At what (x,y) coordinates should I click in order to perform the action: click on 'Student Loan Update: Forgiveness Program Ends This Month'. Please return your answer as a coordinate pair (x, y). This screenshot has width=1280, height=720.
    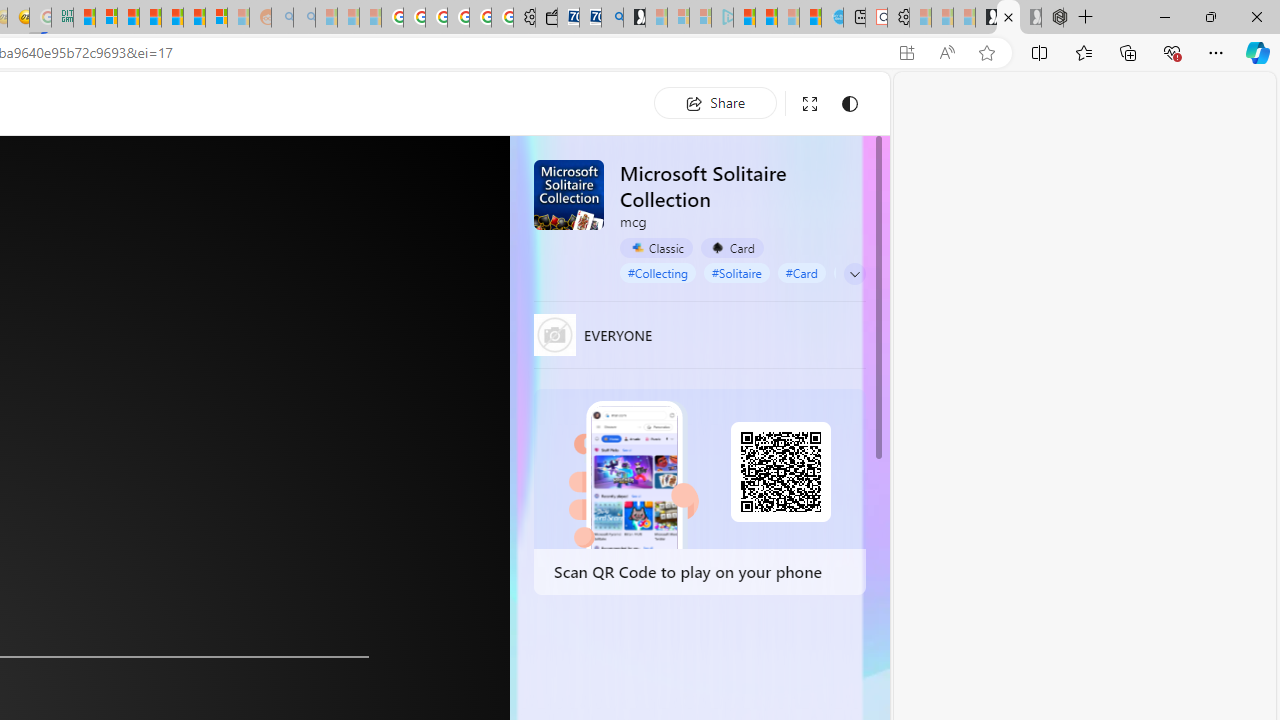
    Looking at the image, I should click on (149, 17).